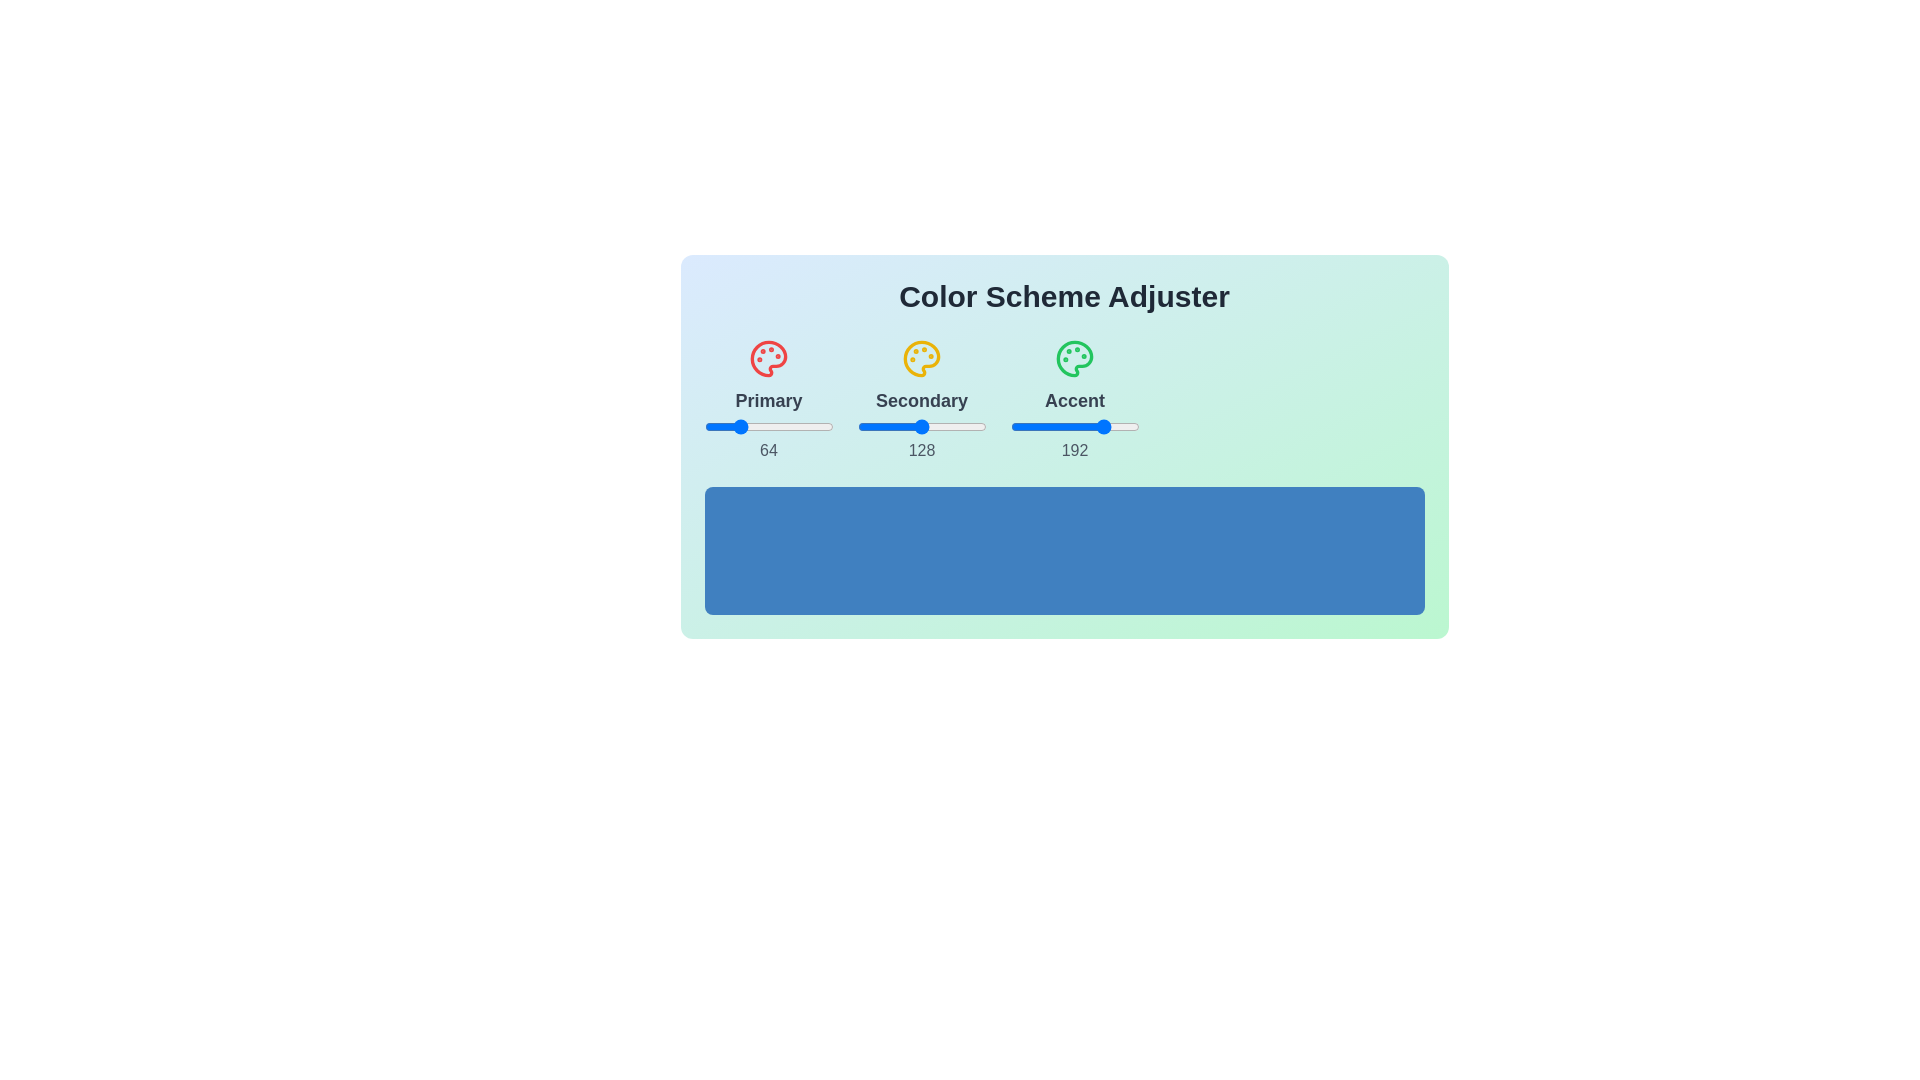 The height and width of the screenshot is (1080, 1920). Describe the element at coordinates (789, 426) in the screenshot. I see `the 0 slider to 42` at that location.